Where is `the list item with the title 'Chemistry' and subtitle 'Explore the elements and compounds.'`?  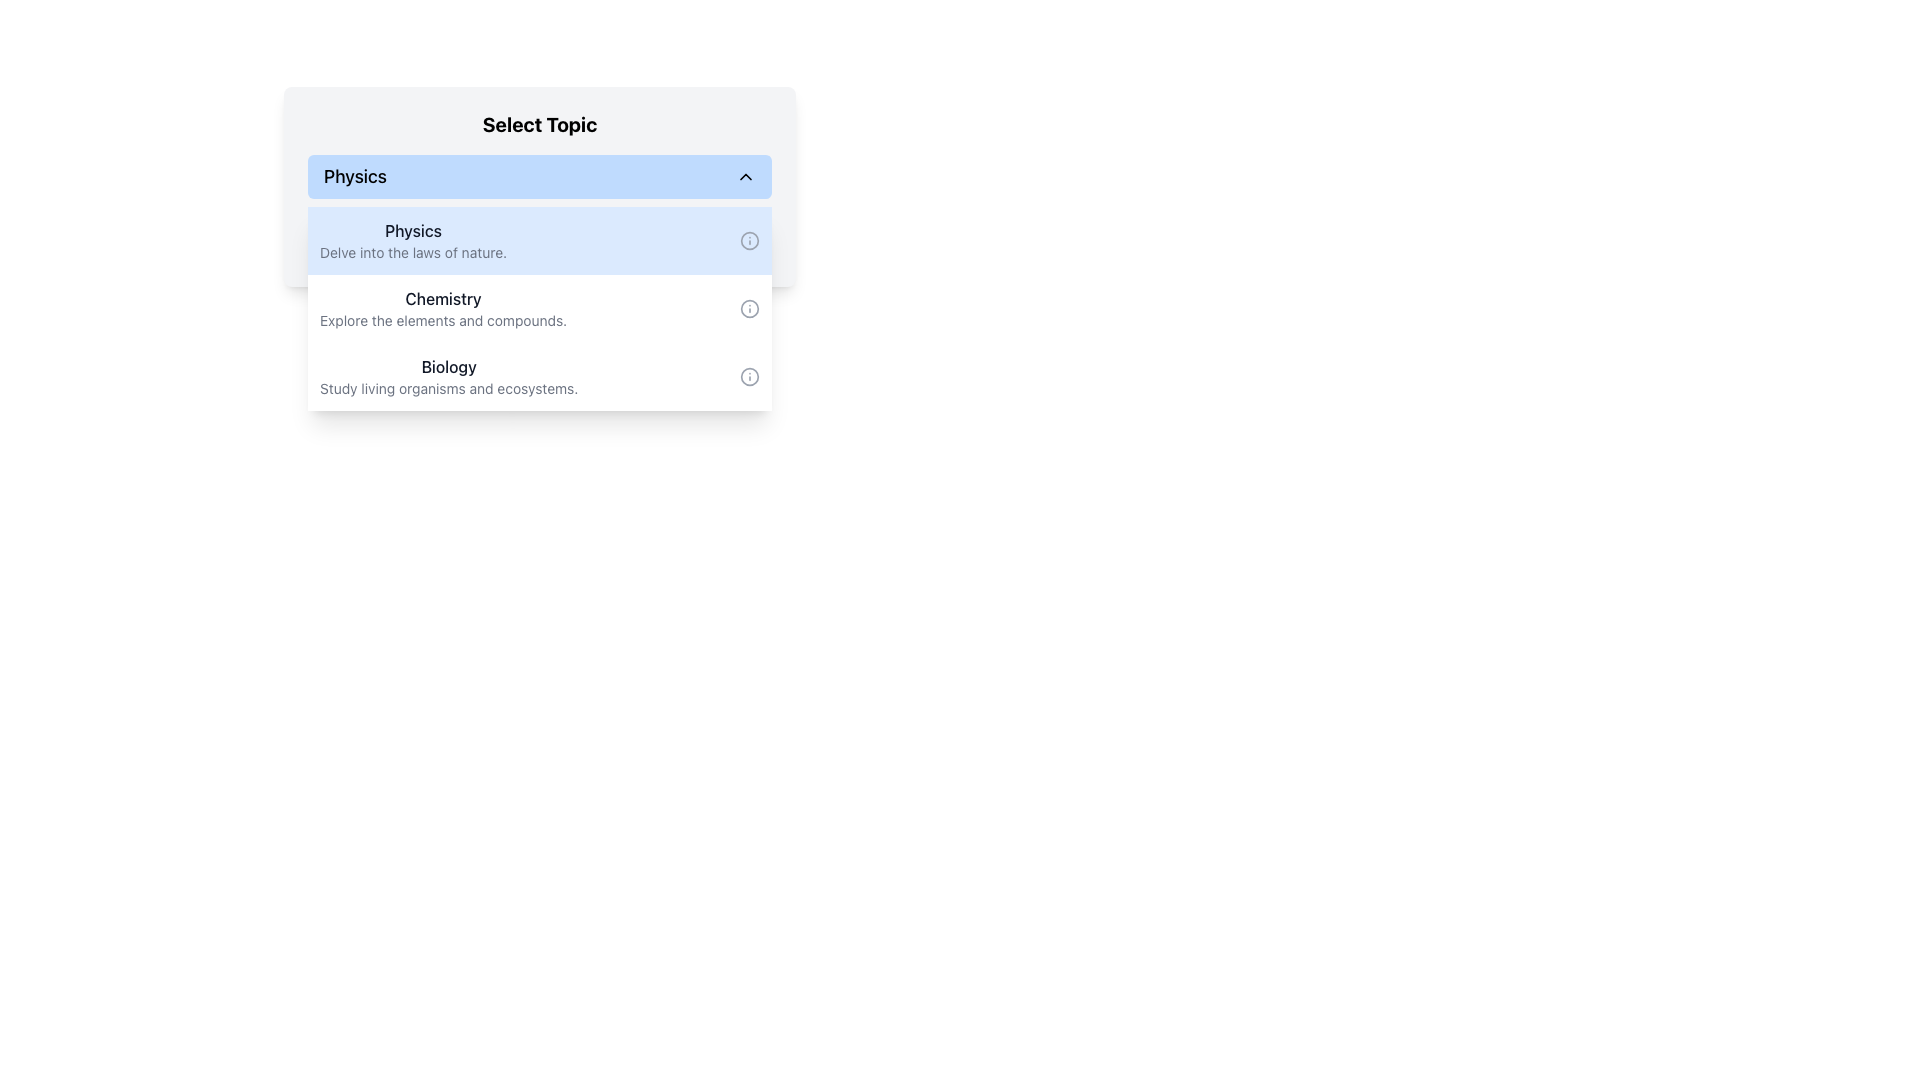 the list item with the title 'Chemistry' and subtitle 'Explore the elements and compounds.' is located at coordinates (442, 308).